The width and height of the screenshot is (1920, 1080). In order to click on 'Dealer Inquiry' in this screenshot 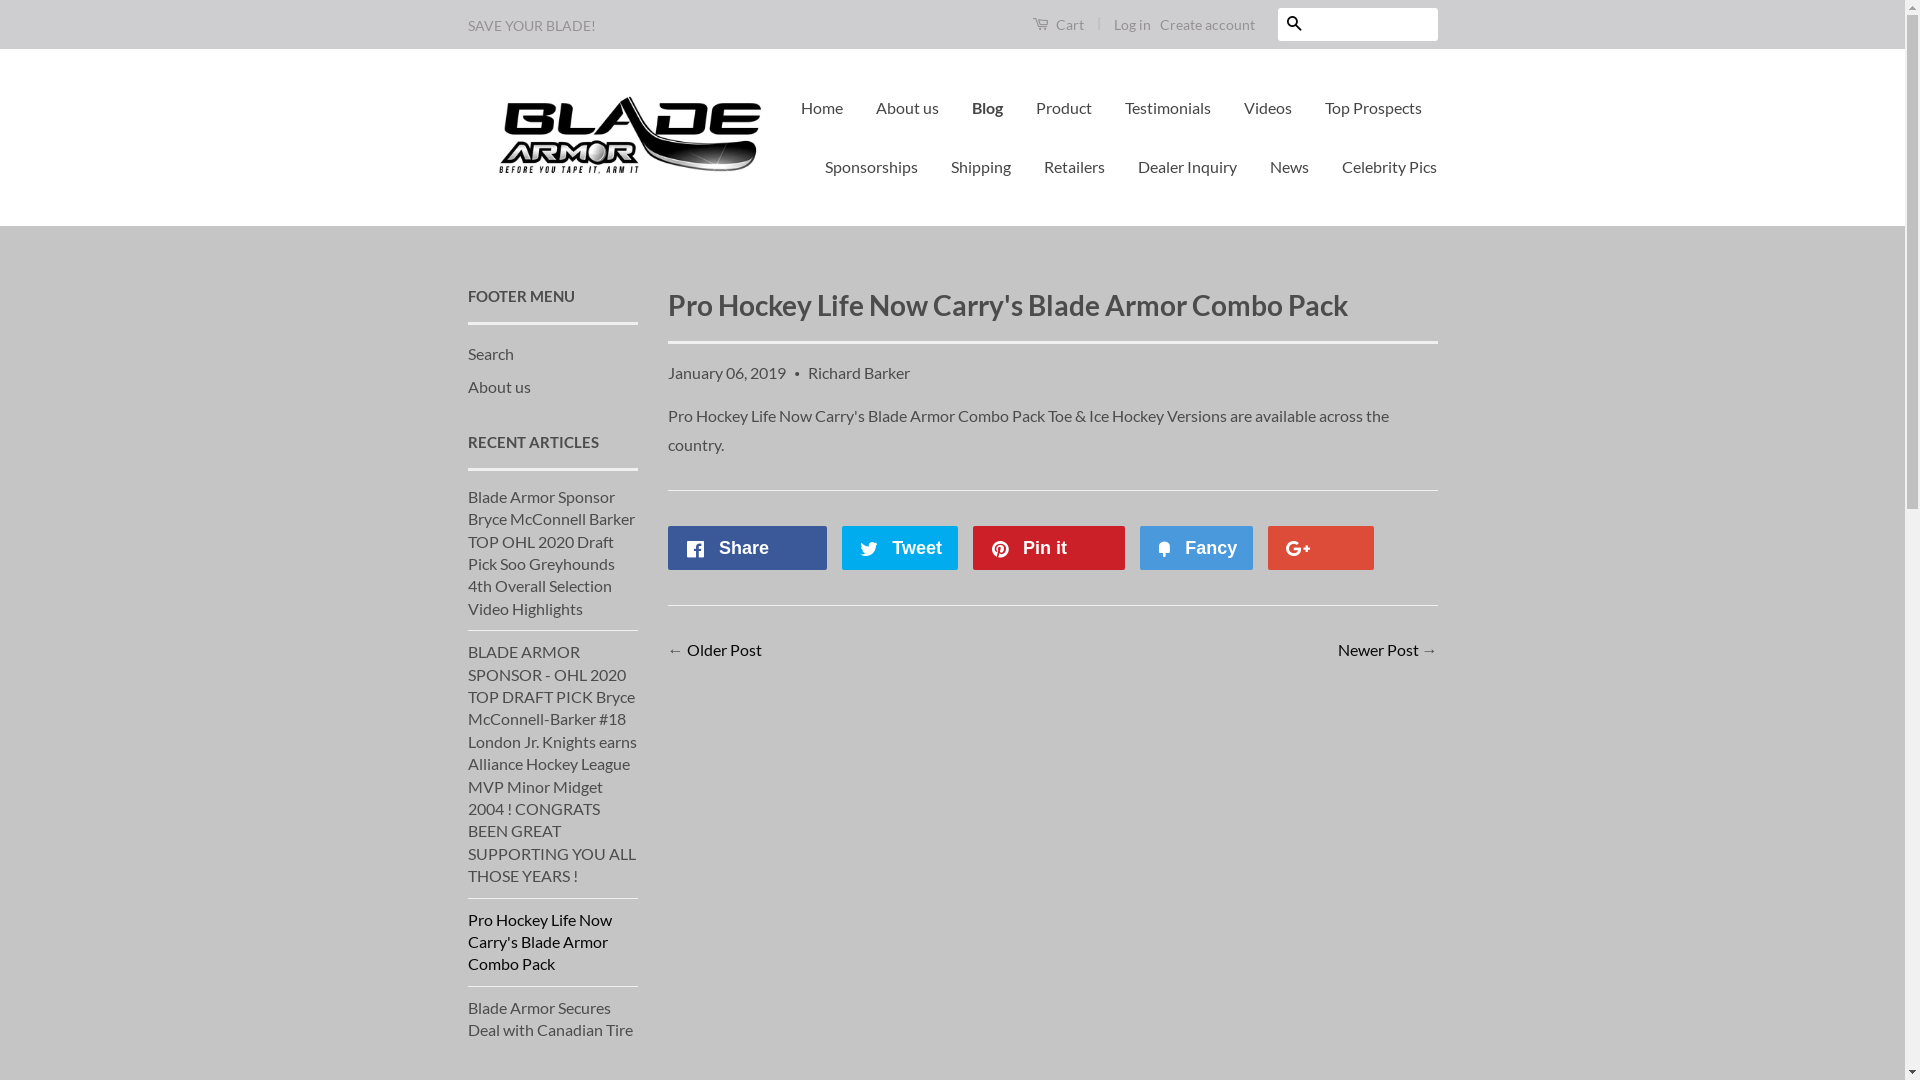, I will do `click(1187, 166)`.